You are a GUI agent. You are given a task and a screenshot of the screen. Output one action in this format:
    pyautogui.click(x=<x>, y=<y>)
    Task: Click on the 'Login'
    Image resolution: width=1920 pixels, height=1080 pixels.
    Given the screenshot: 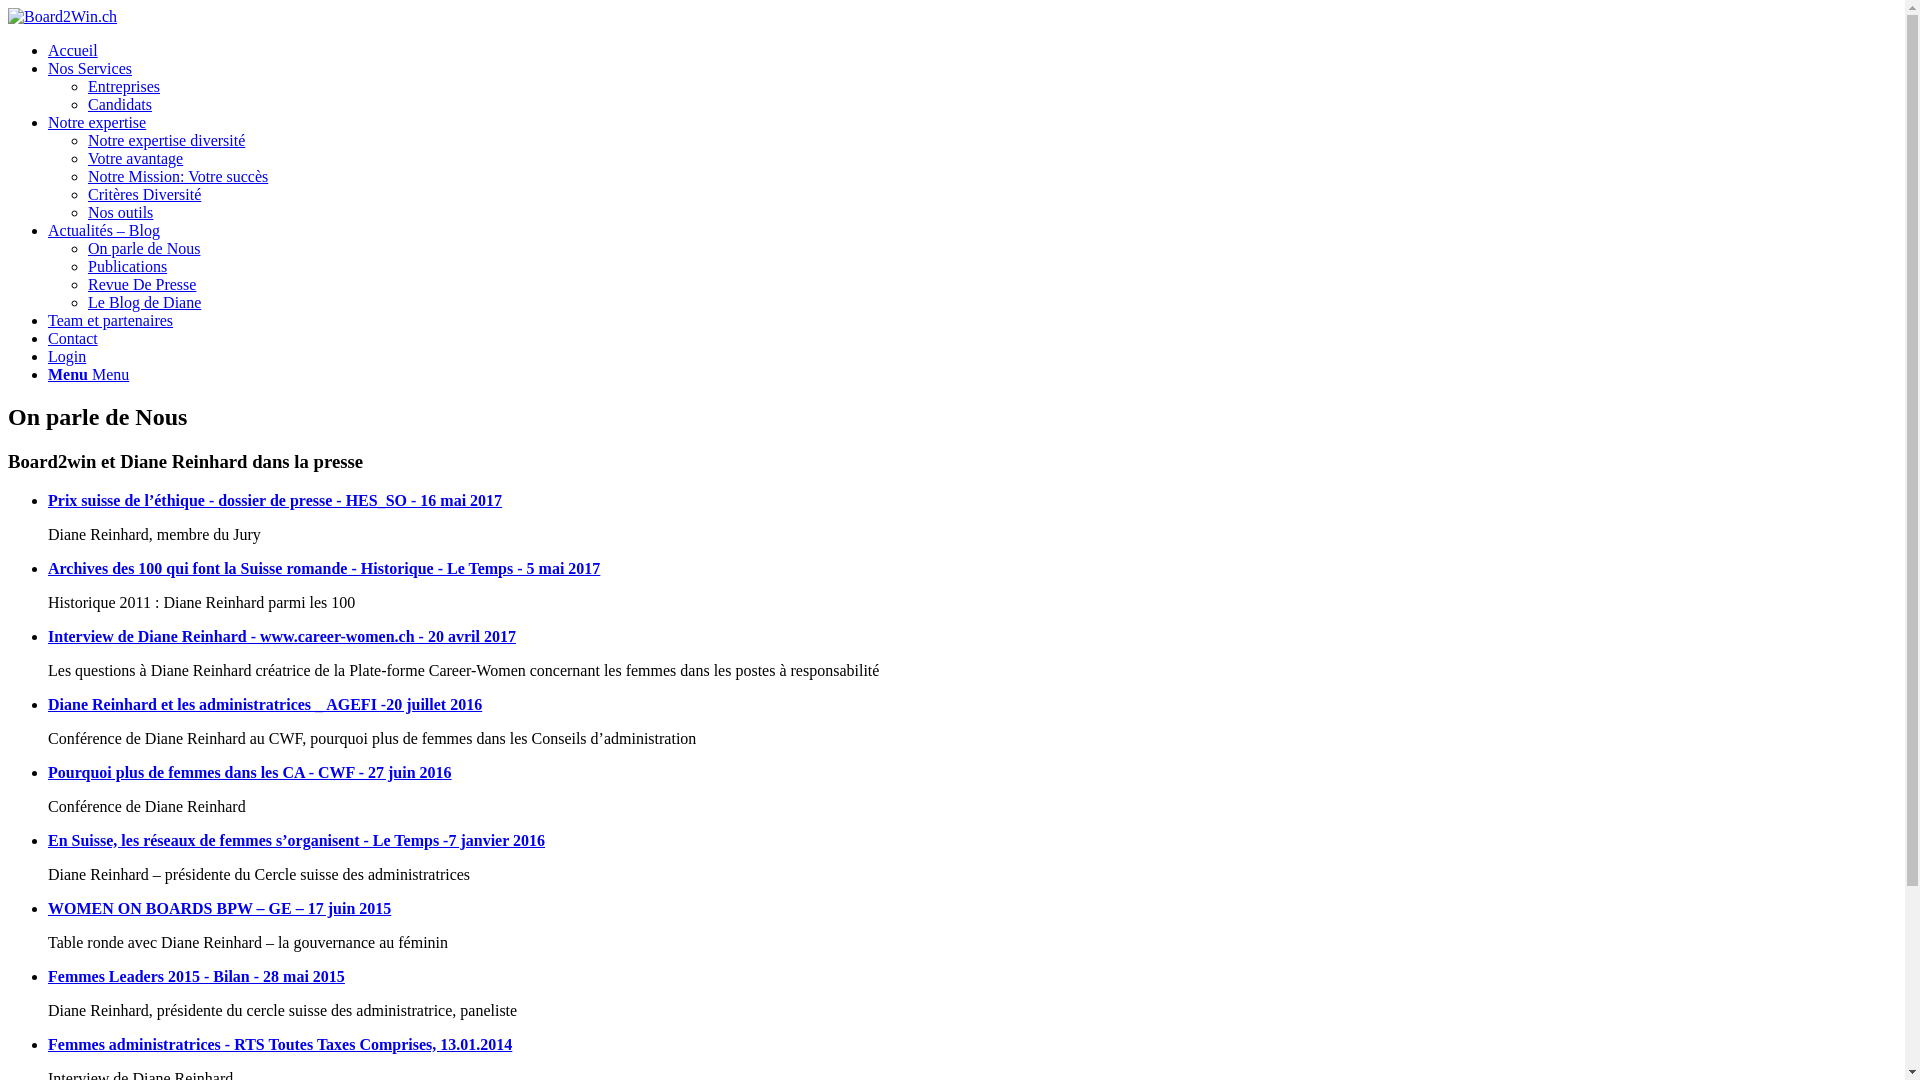 What is the action you would take?
    pyautogui.click(x=67, y=355)
    